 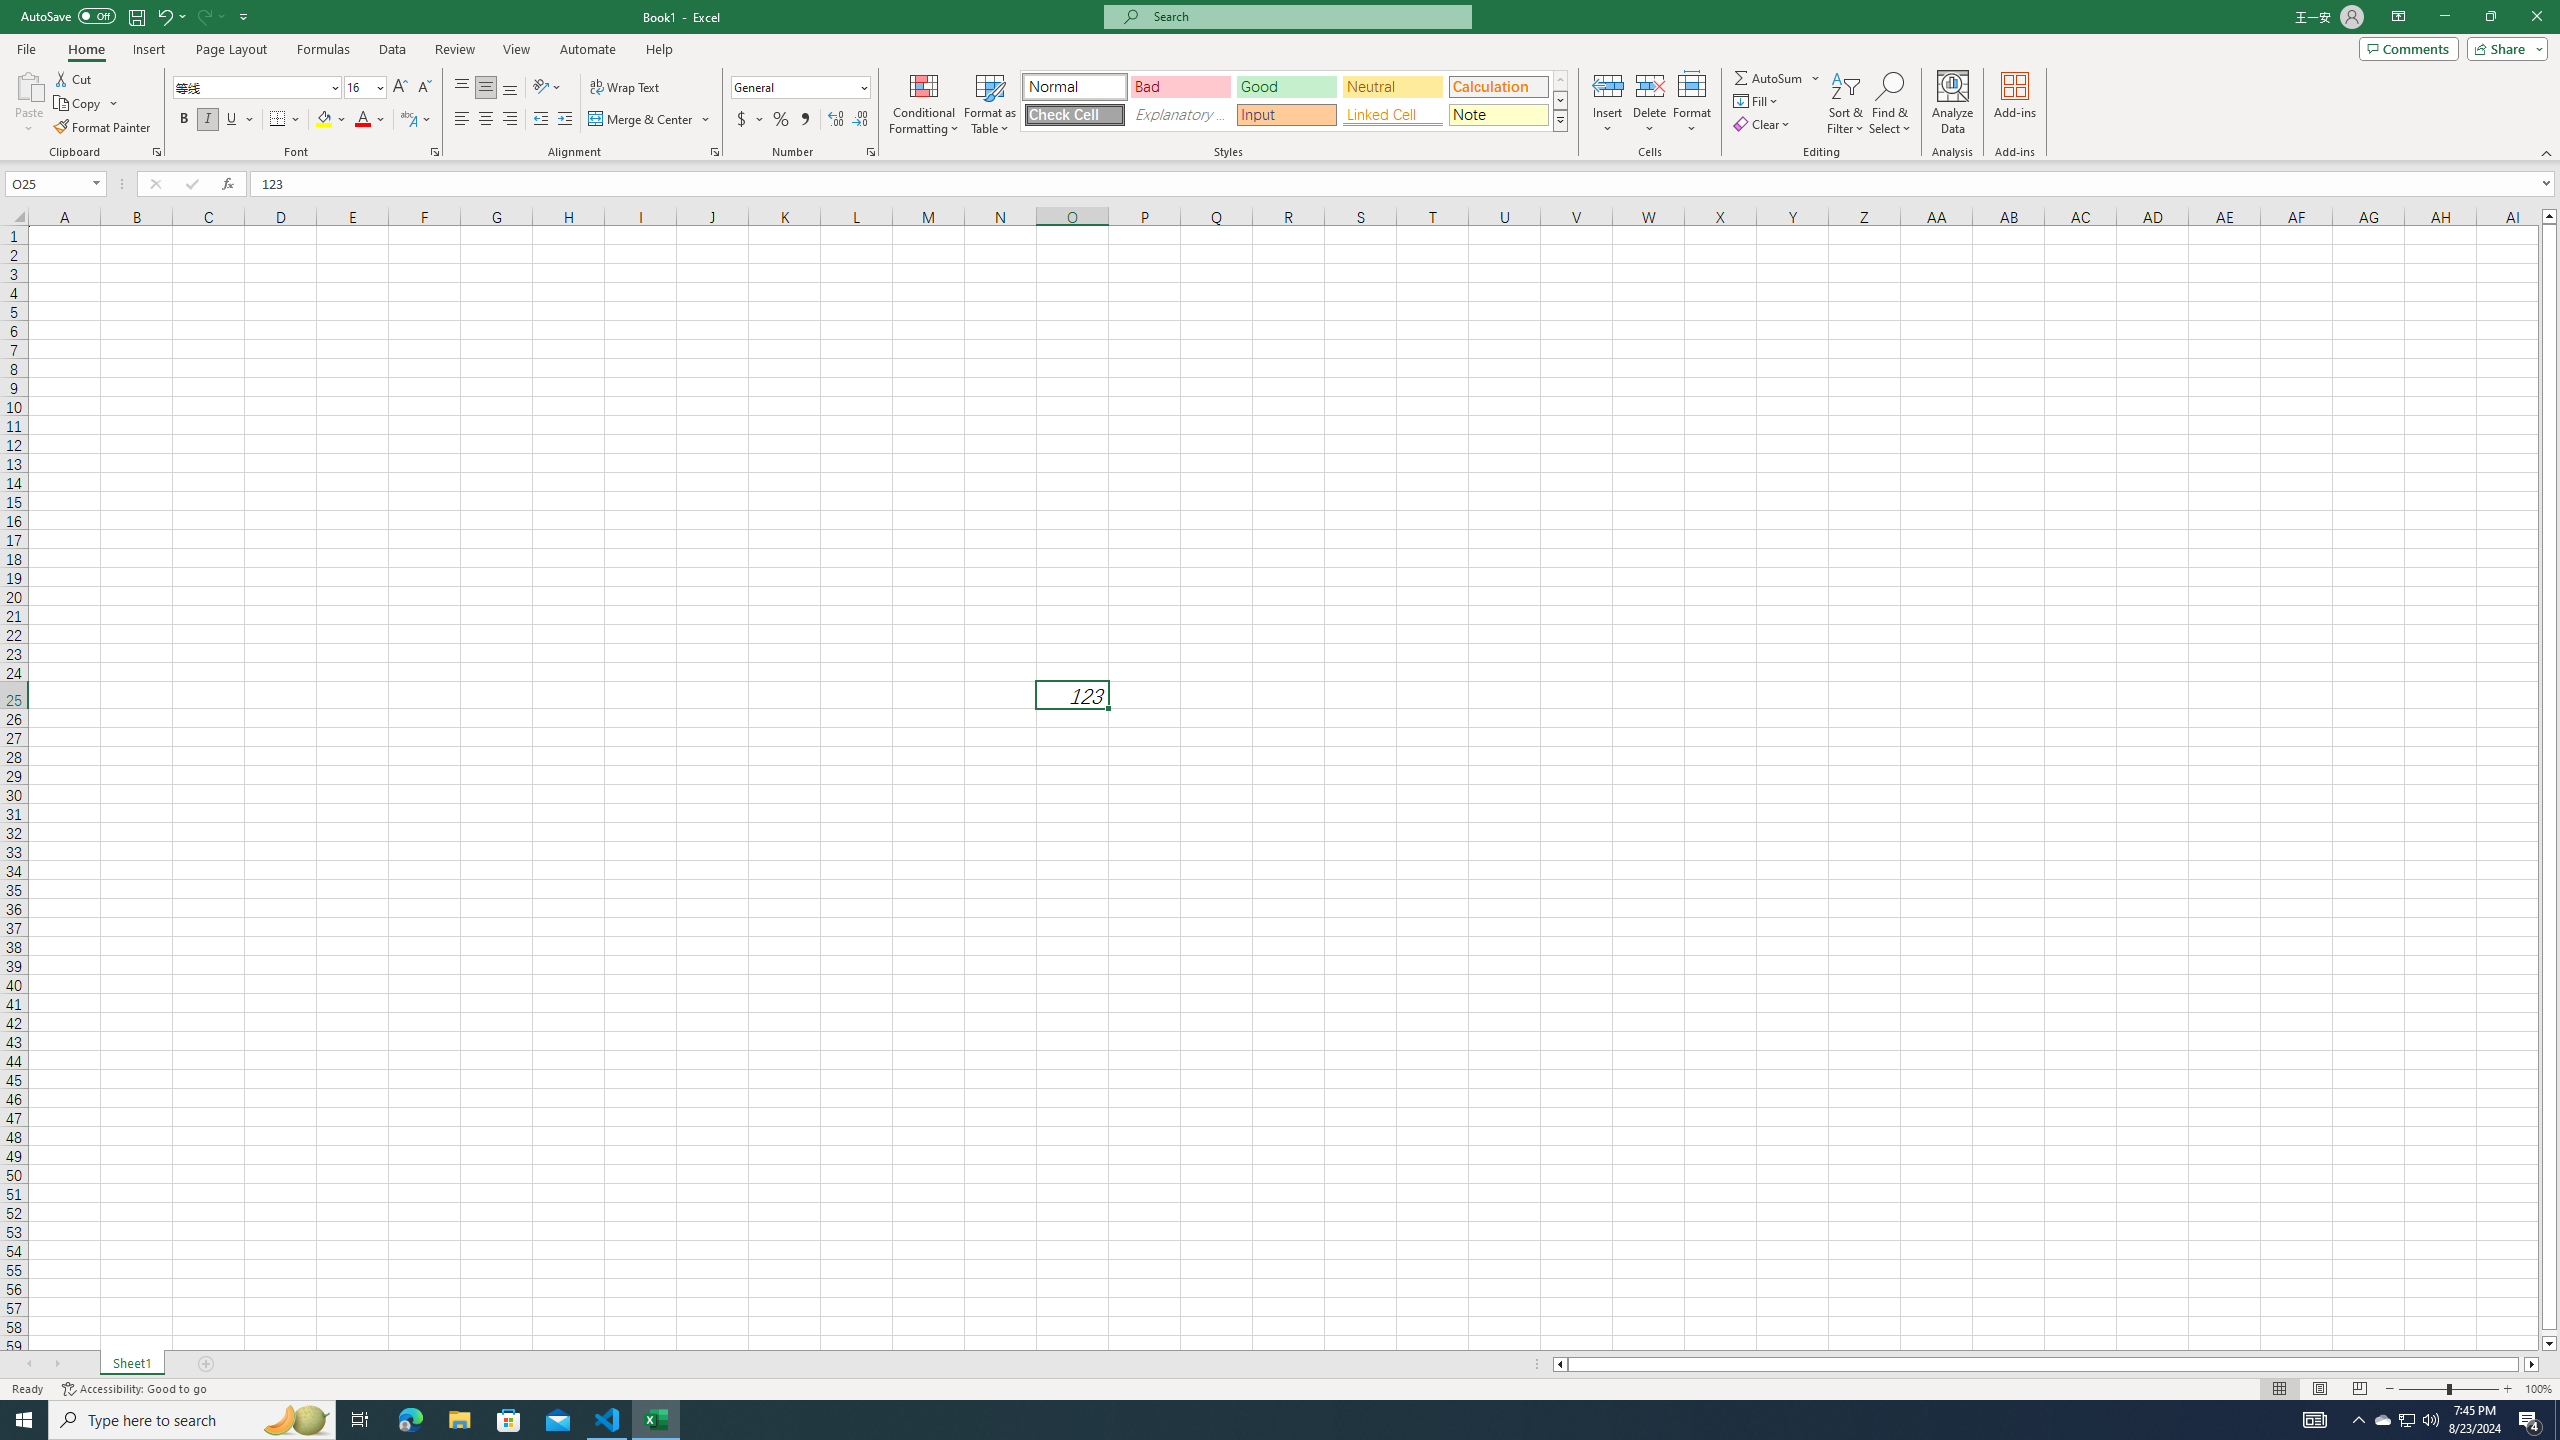 I want to click on 'Font Color', so click(x=370, y=118).